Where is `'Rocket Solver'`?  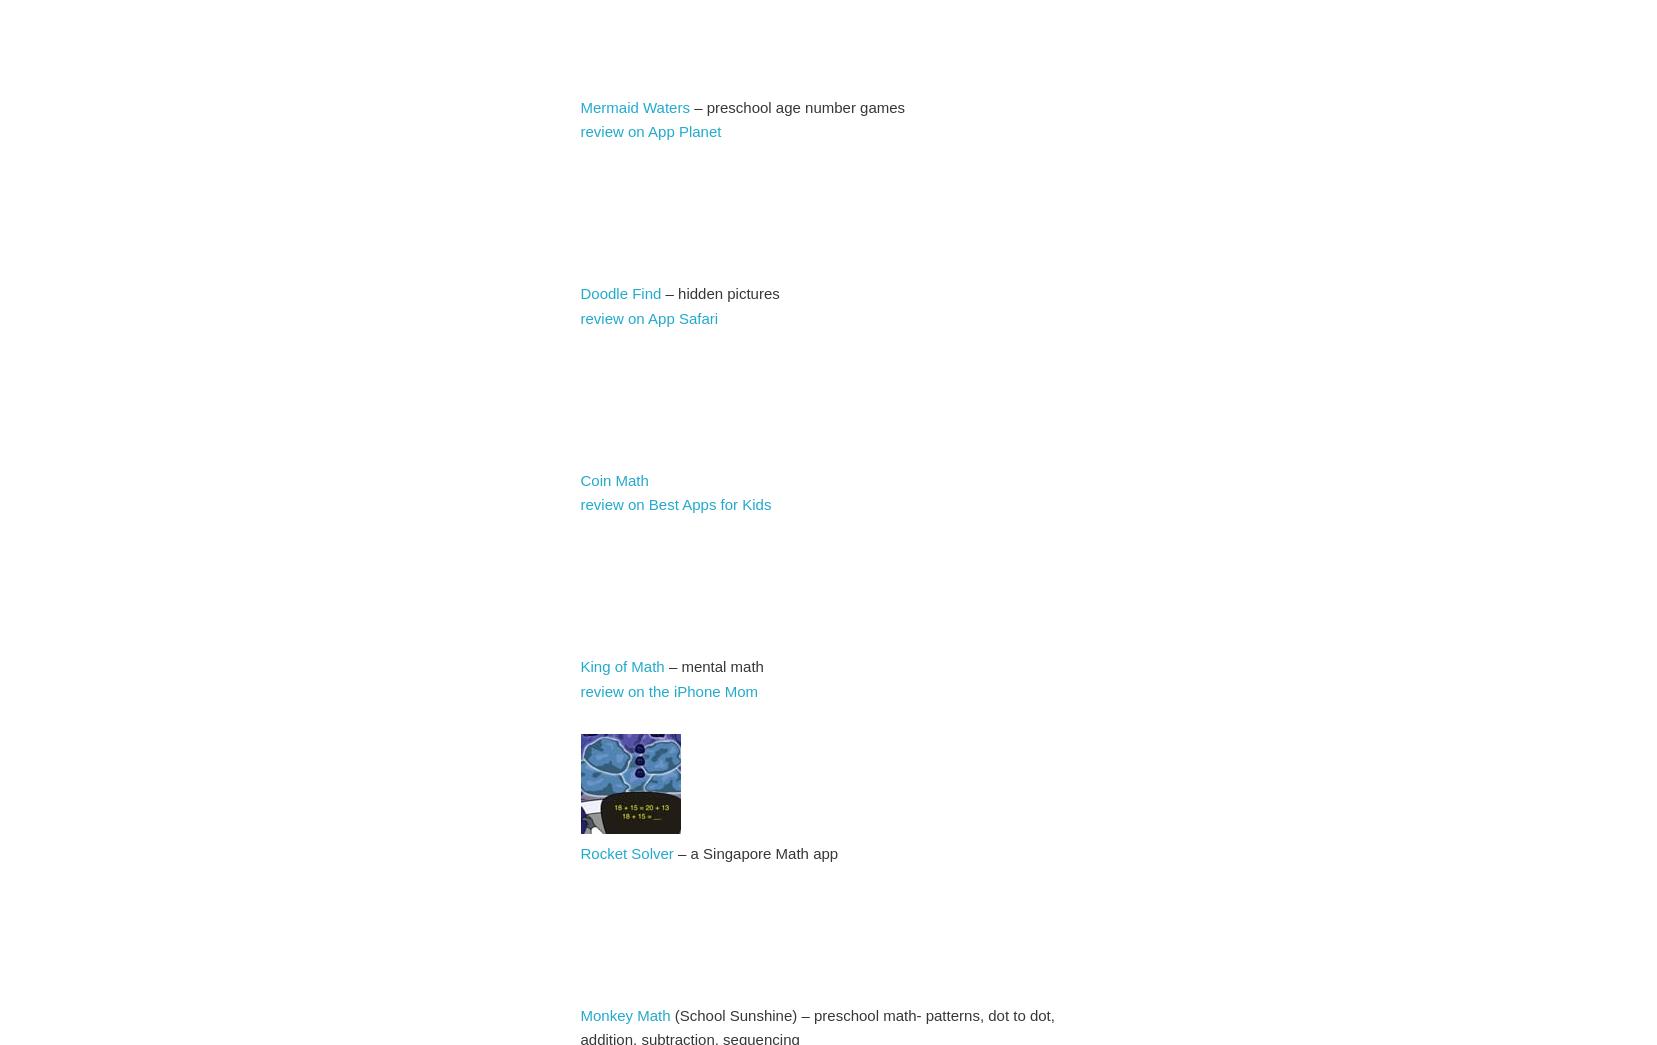
'Rocket Solver' is located at coordinates (579, 851).